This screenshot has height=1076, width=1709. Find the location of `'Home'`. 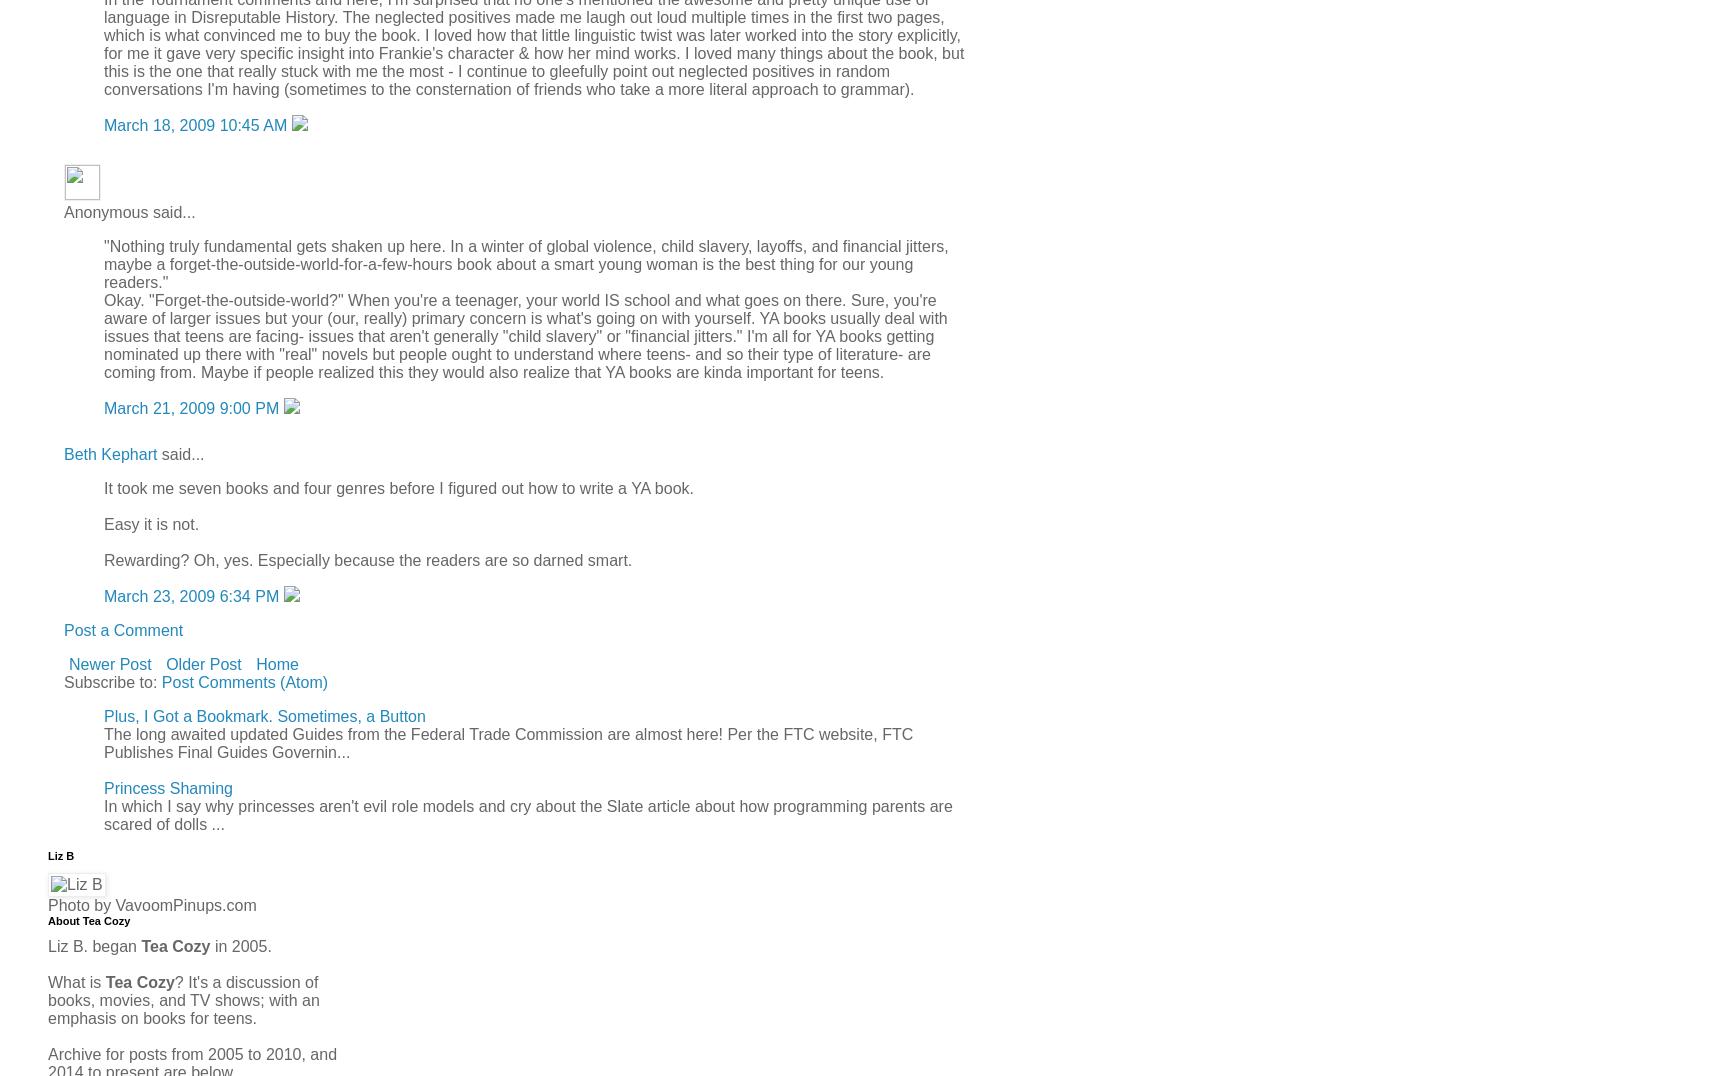

'Home' is located at coordinates (276, 662).